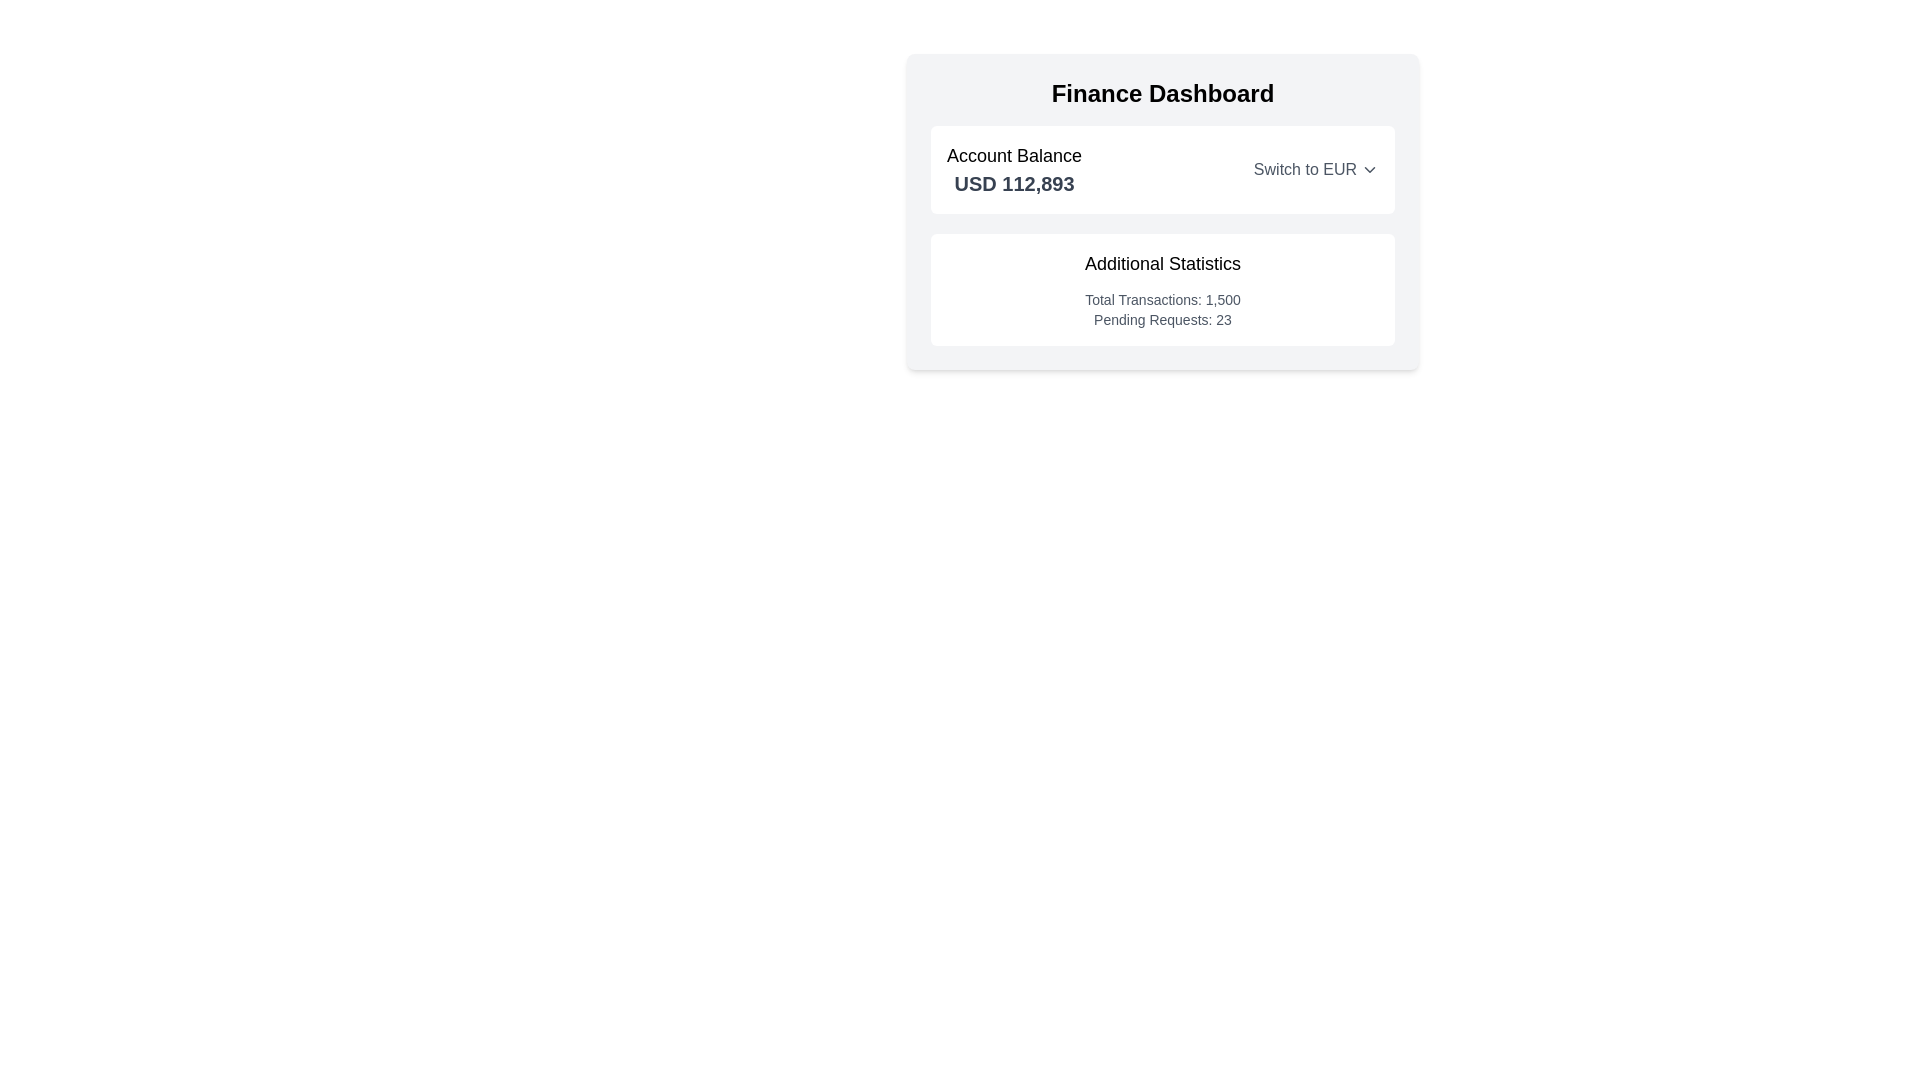 The height and width of the screenshot is (1080, 1920). I want to click on account balance displayed in the Text Display element located in the Finance Dashboard, positioned left of the 'Switch to EUR' switch, so click(1014, 168).